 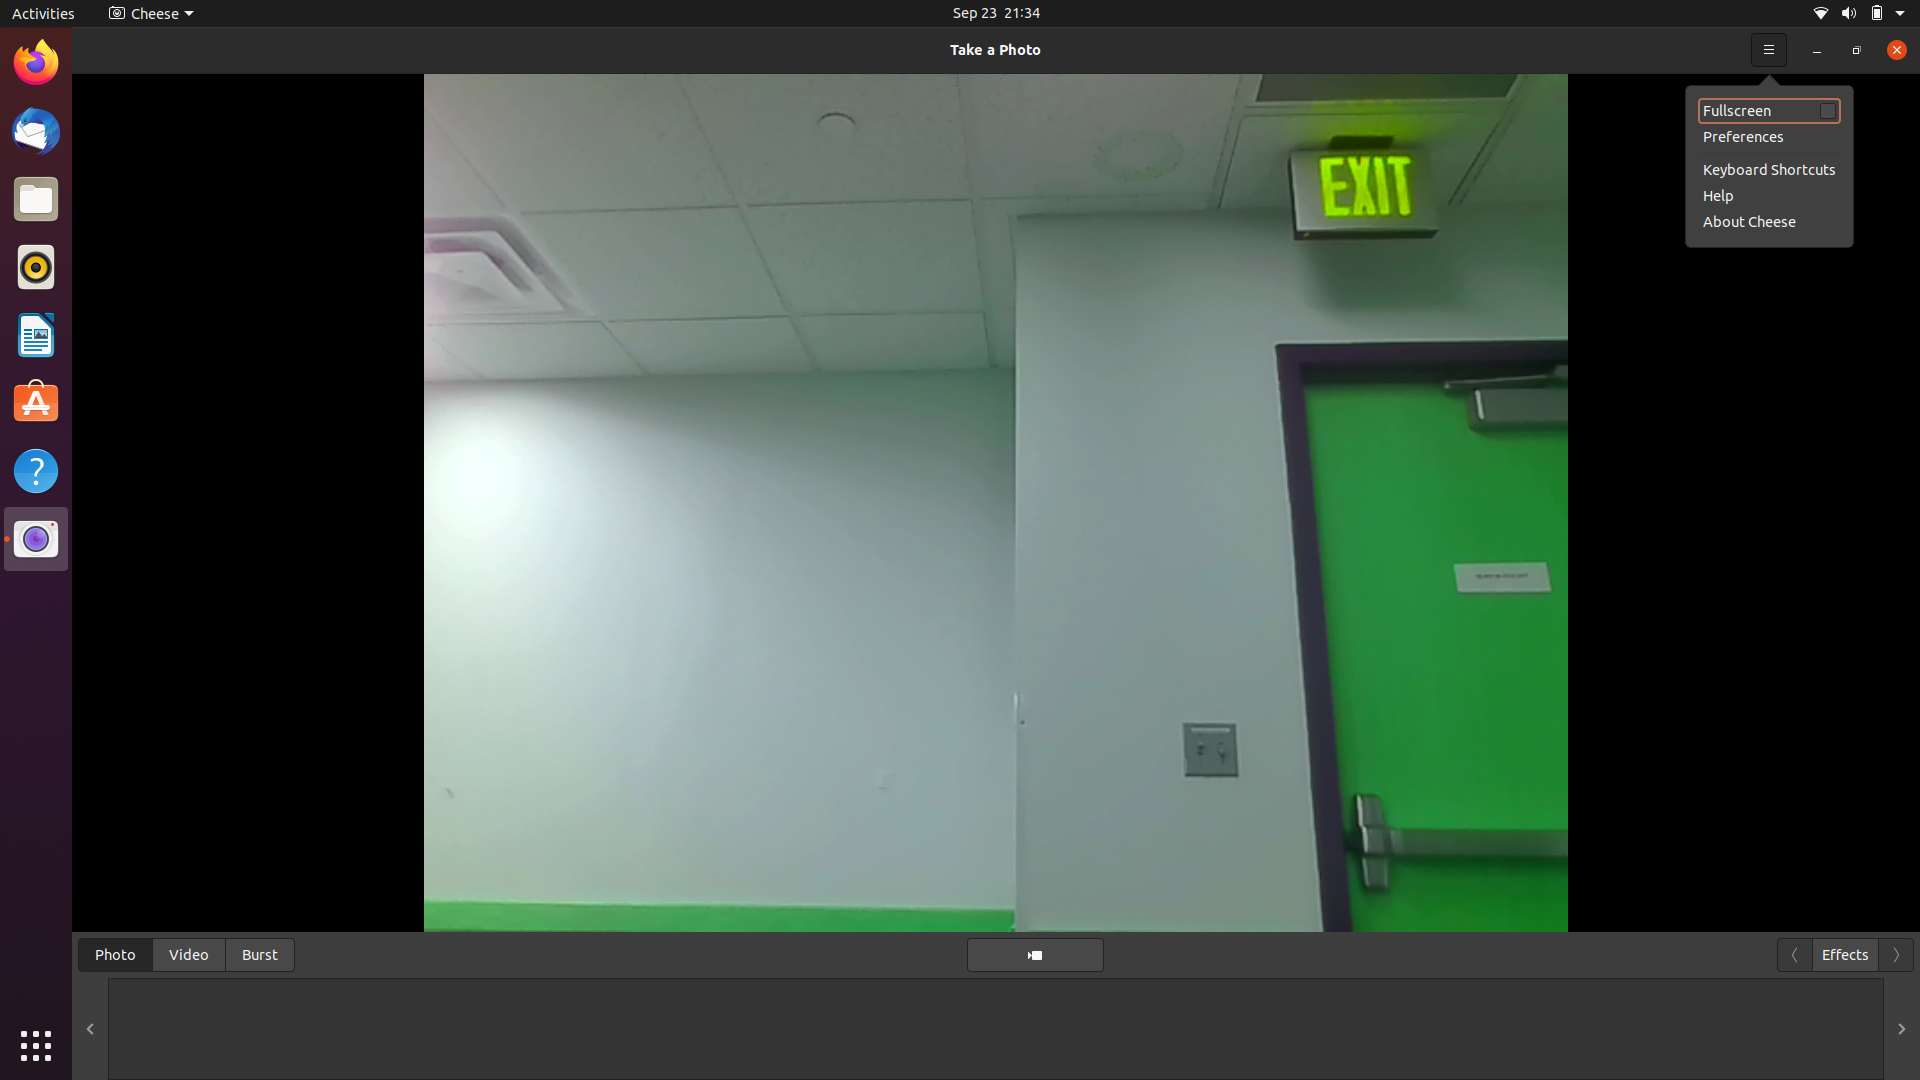 I want to click on help section, so click(x=1766, y=195).